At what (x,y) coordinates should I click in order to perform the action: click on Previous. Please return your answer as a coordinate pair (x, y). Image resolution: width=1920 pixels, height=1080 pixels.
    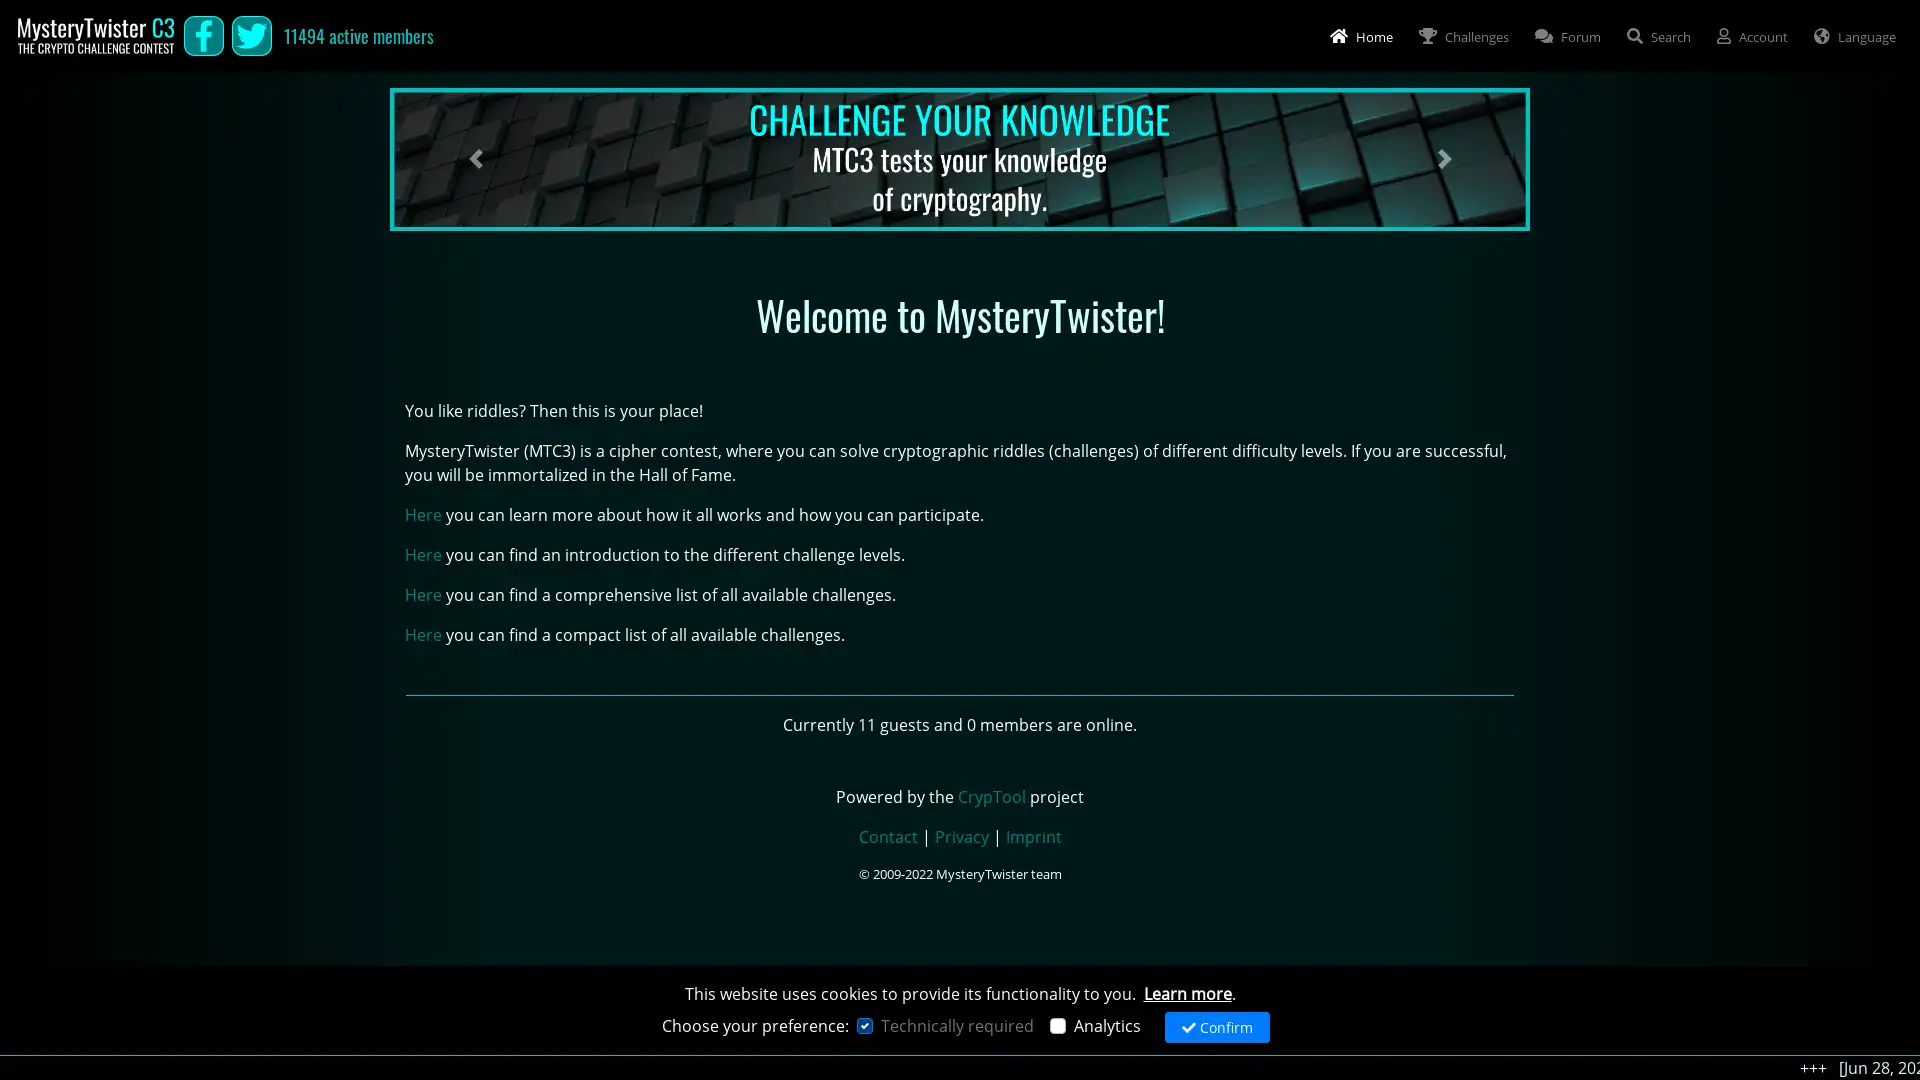
    Looking at the image, I should click on (474, 157).